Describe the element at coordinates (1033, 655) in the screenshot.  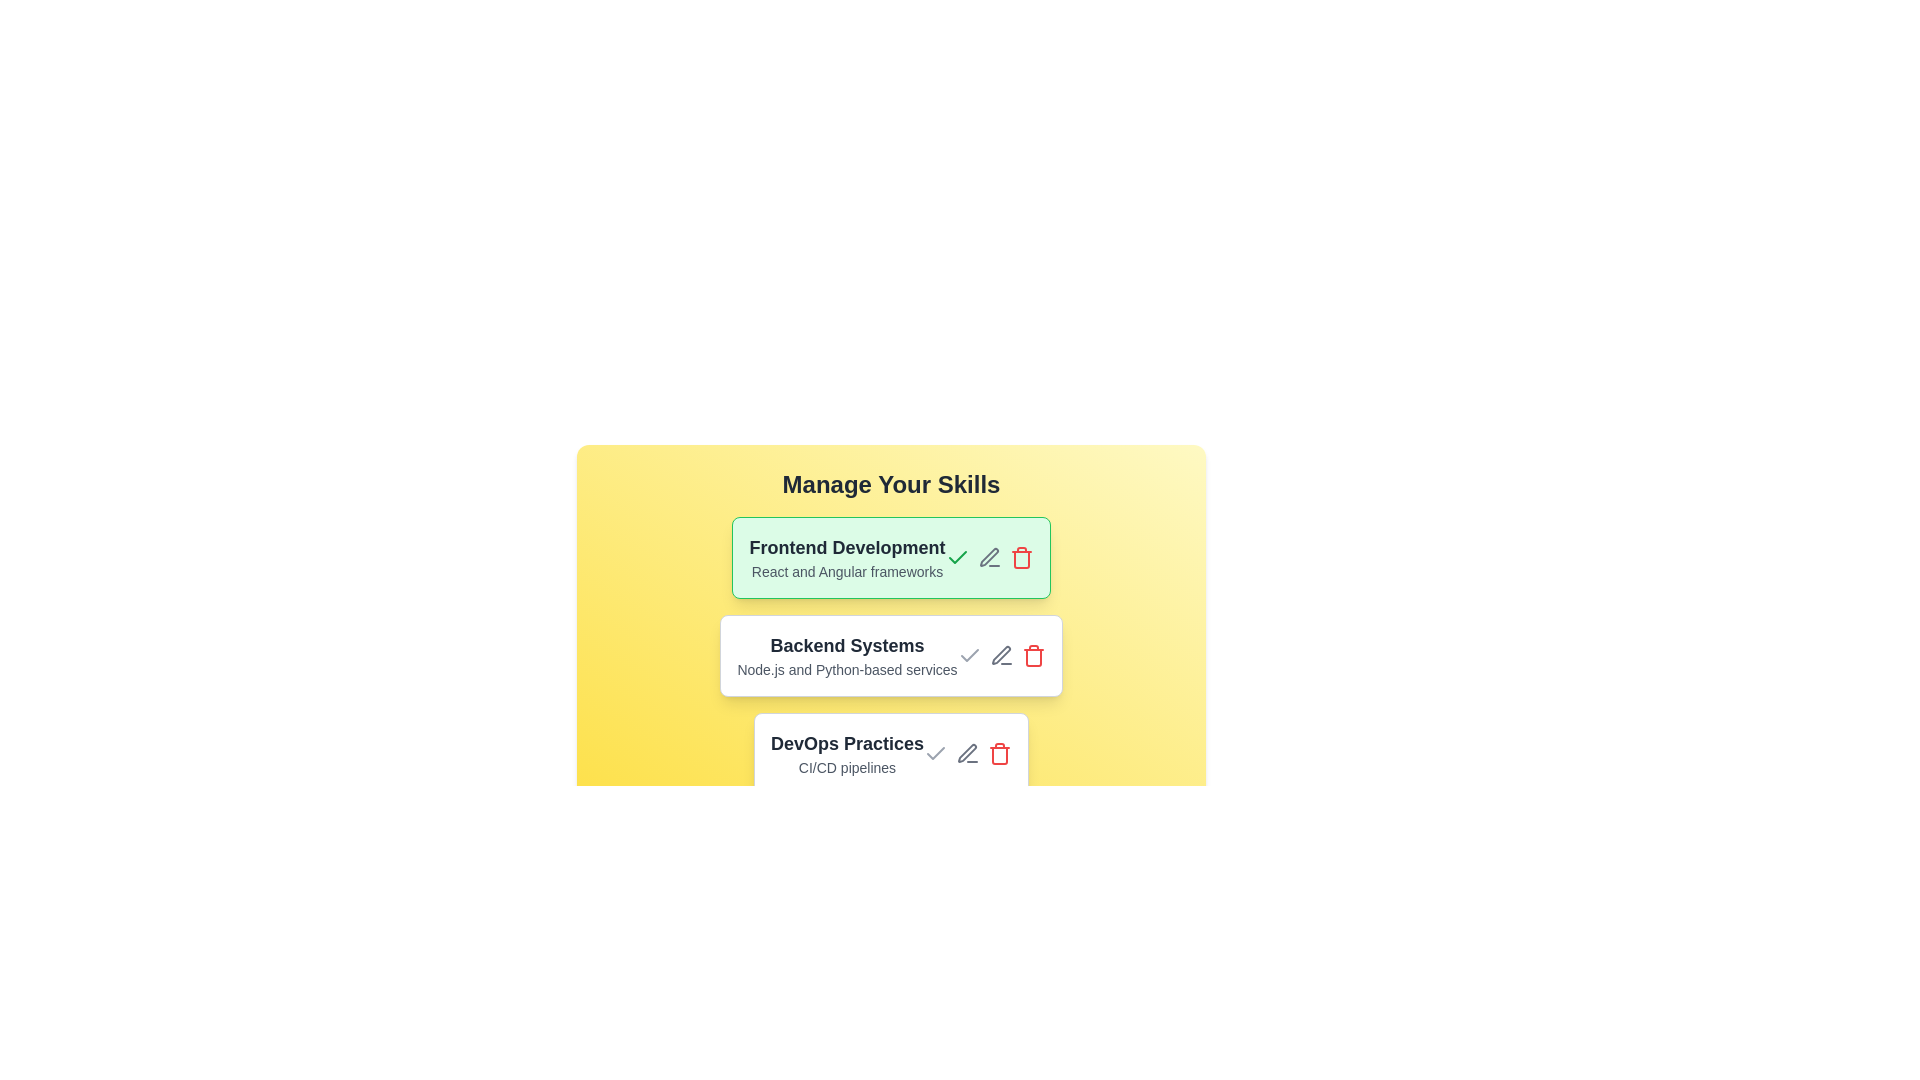
I see `the trash icon to delete the item corresponding to the skill Backend Systems` at that location.